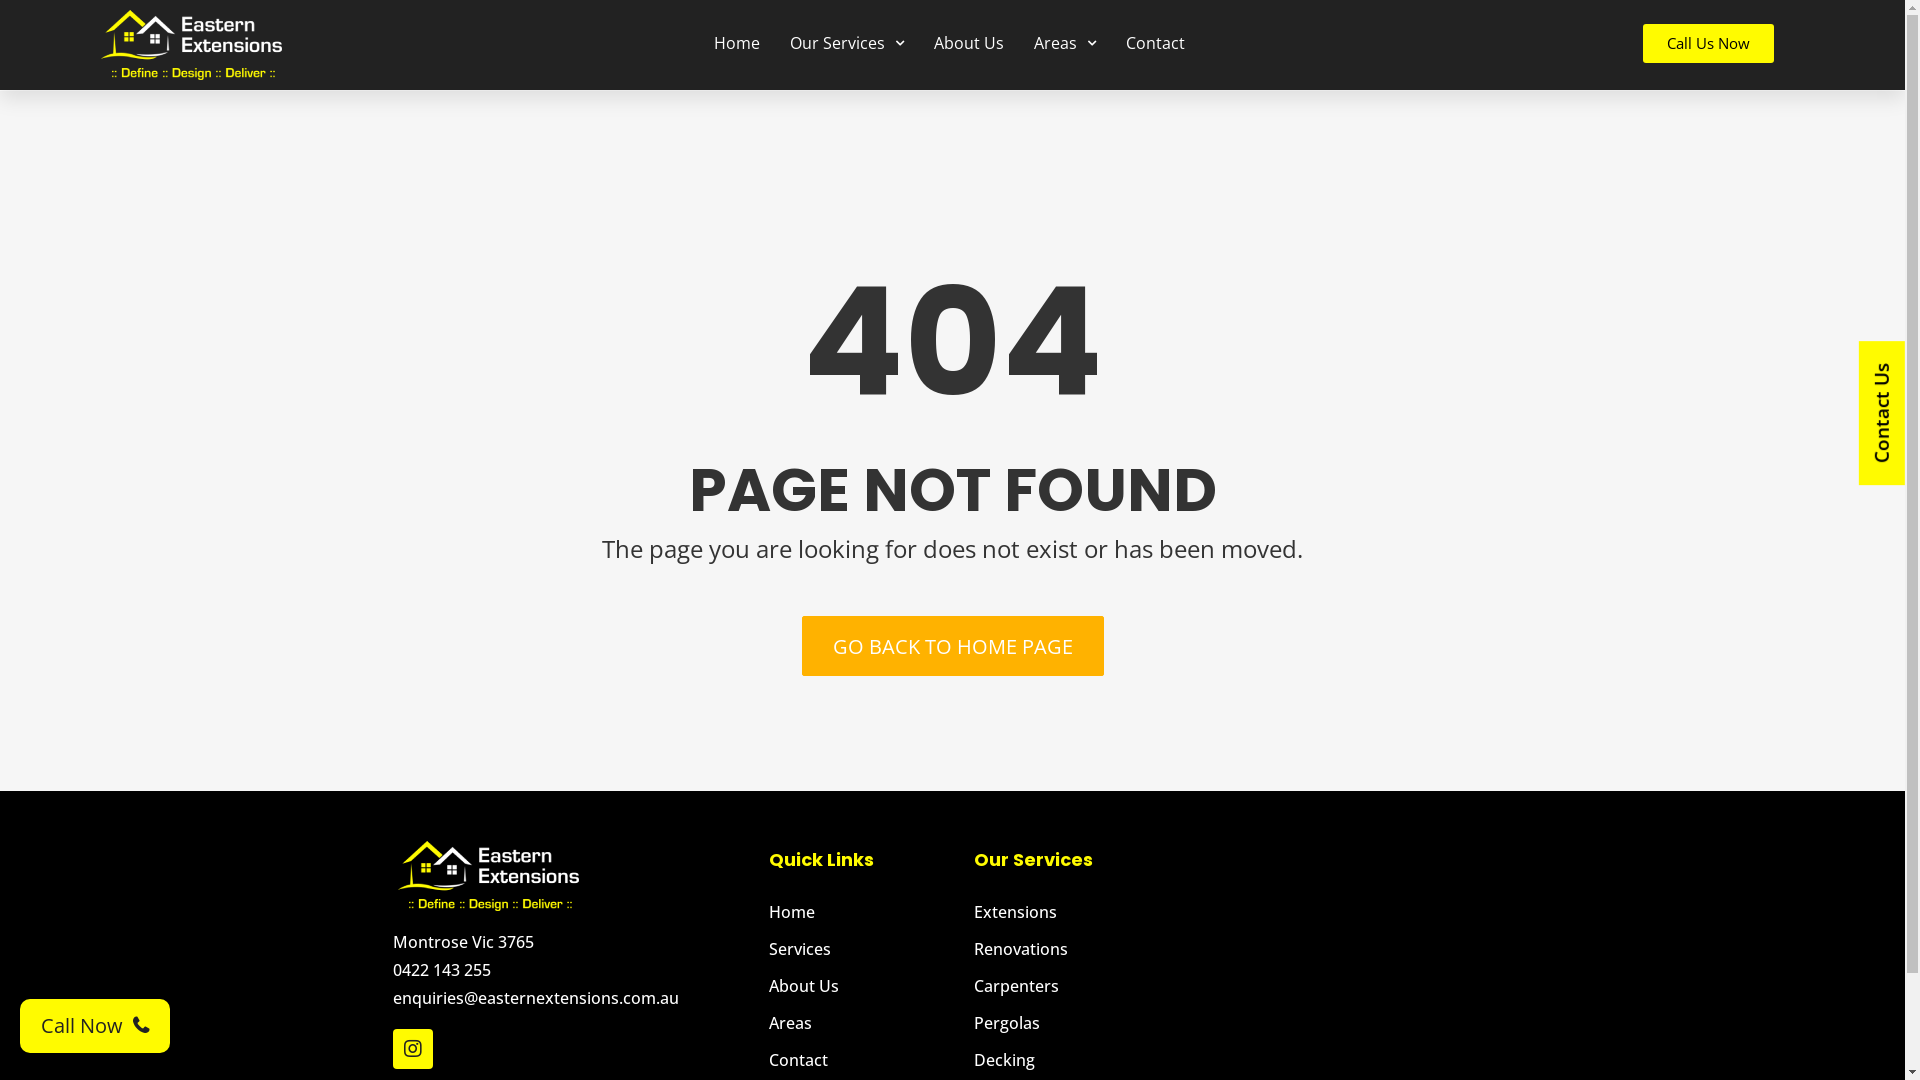  What do you see at coordinates (392, 968) in the screenshot?
I see `'0422 143 255'` at bounding box center [392, 968].